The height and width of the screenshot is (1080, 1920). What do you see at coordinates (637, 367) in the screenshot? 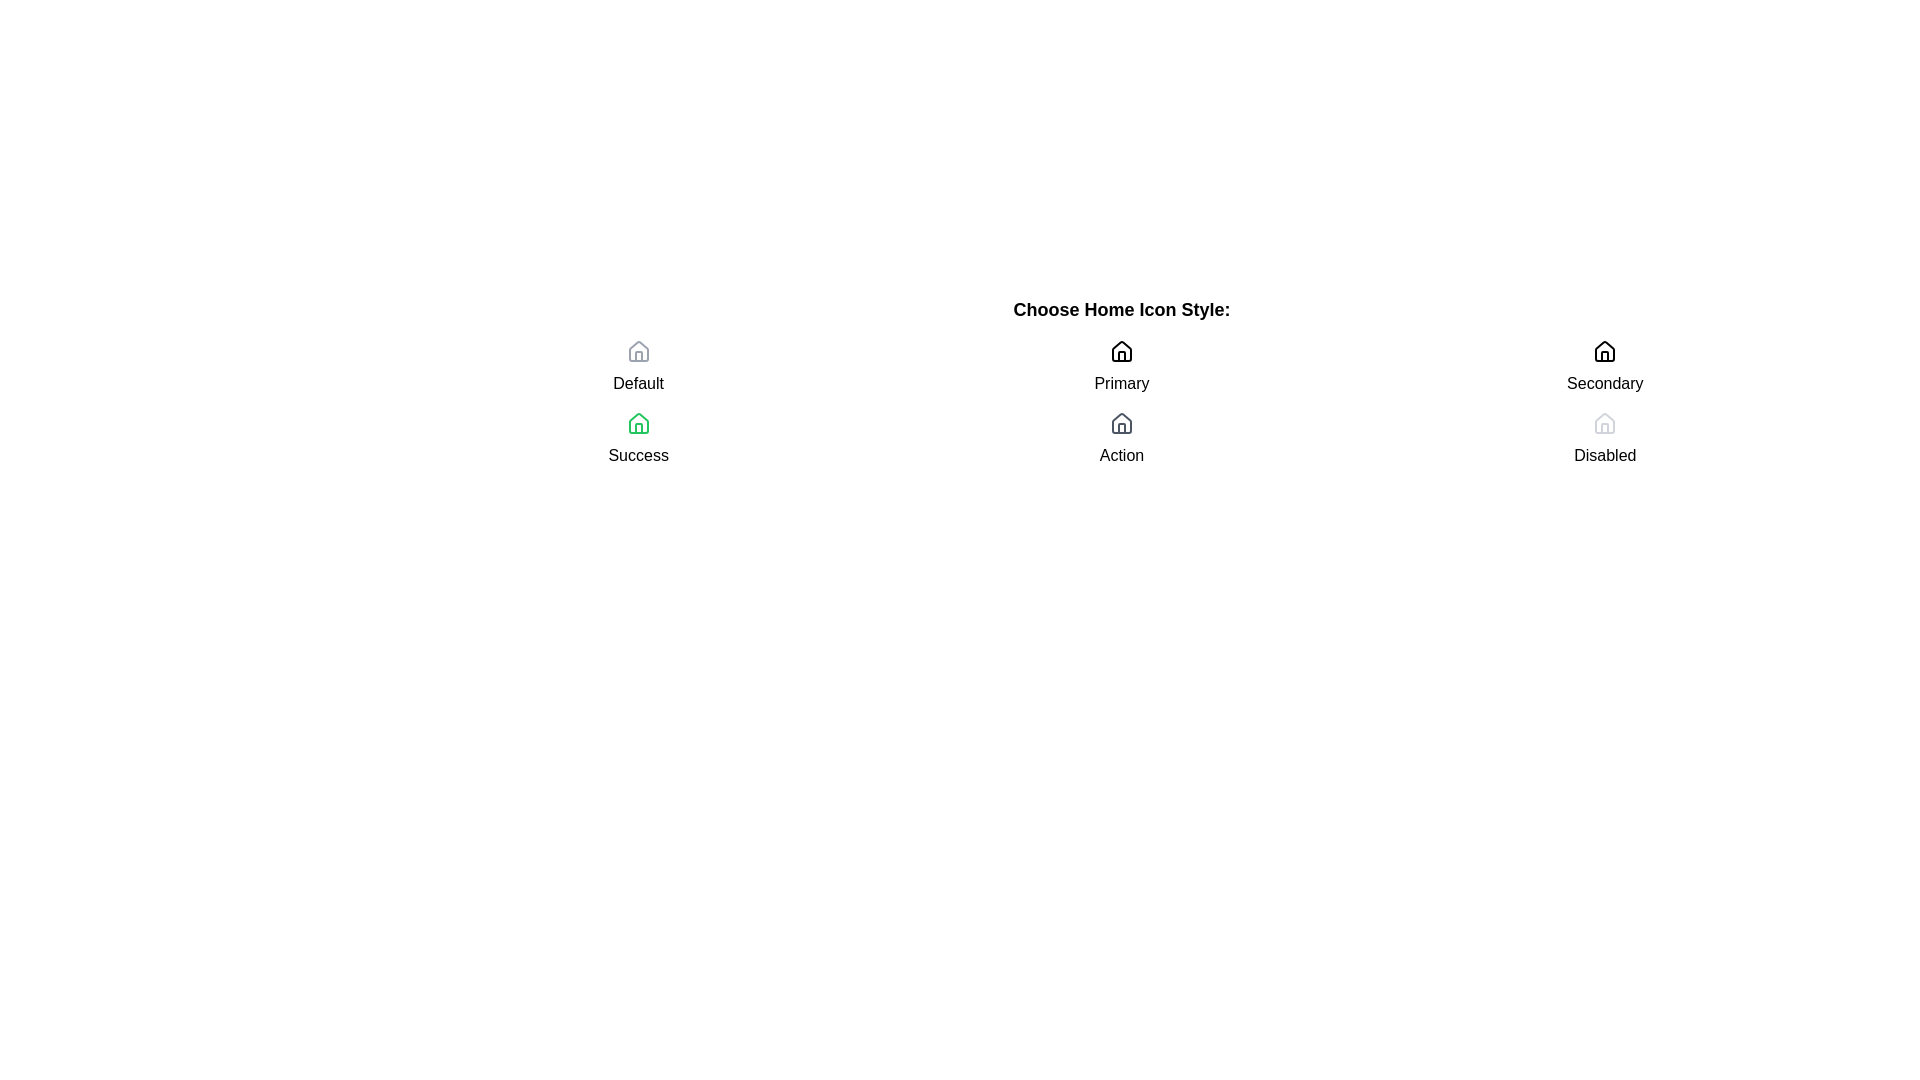
I see `the option selector with a house icon and the label 'Default'` at bounding box center [637, 367].